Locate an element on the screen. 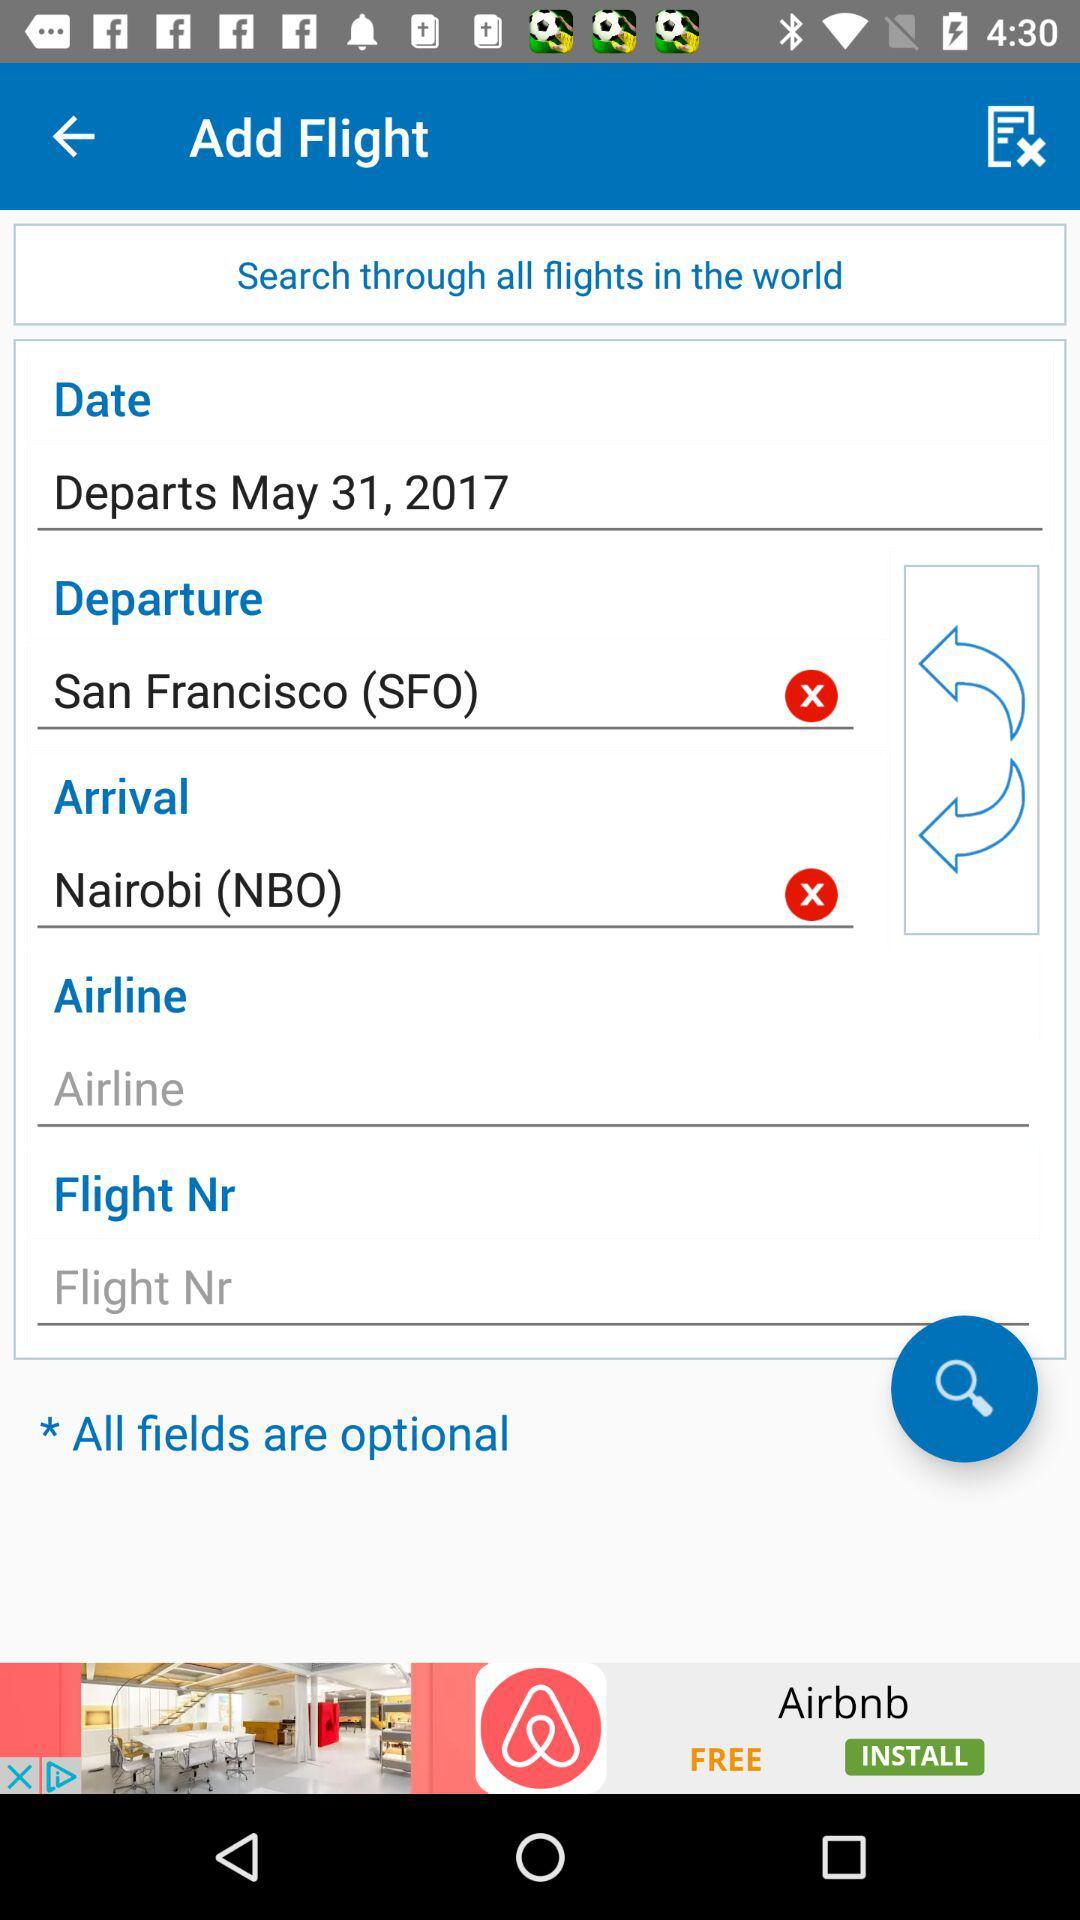  the search icon is located at coordinates (963, 1387).